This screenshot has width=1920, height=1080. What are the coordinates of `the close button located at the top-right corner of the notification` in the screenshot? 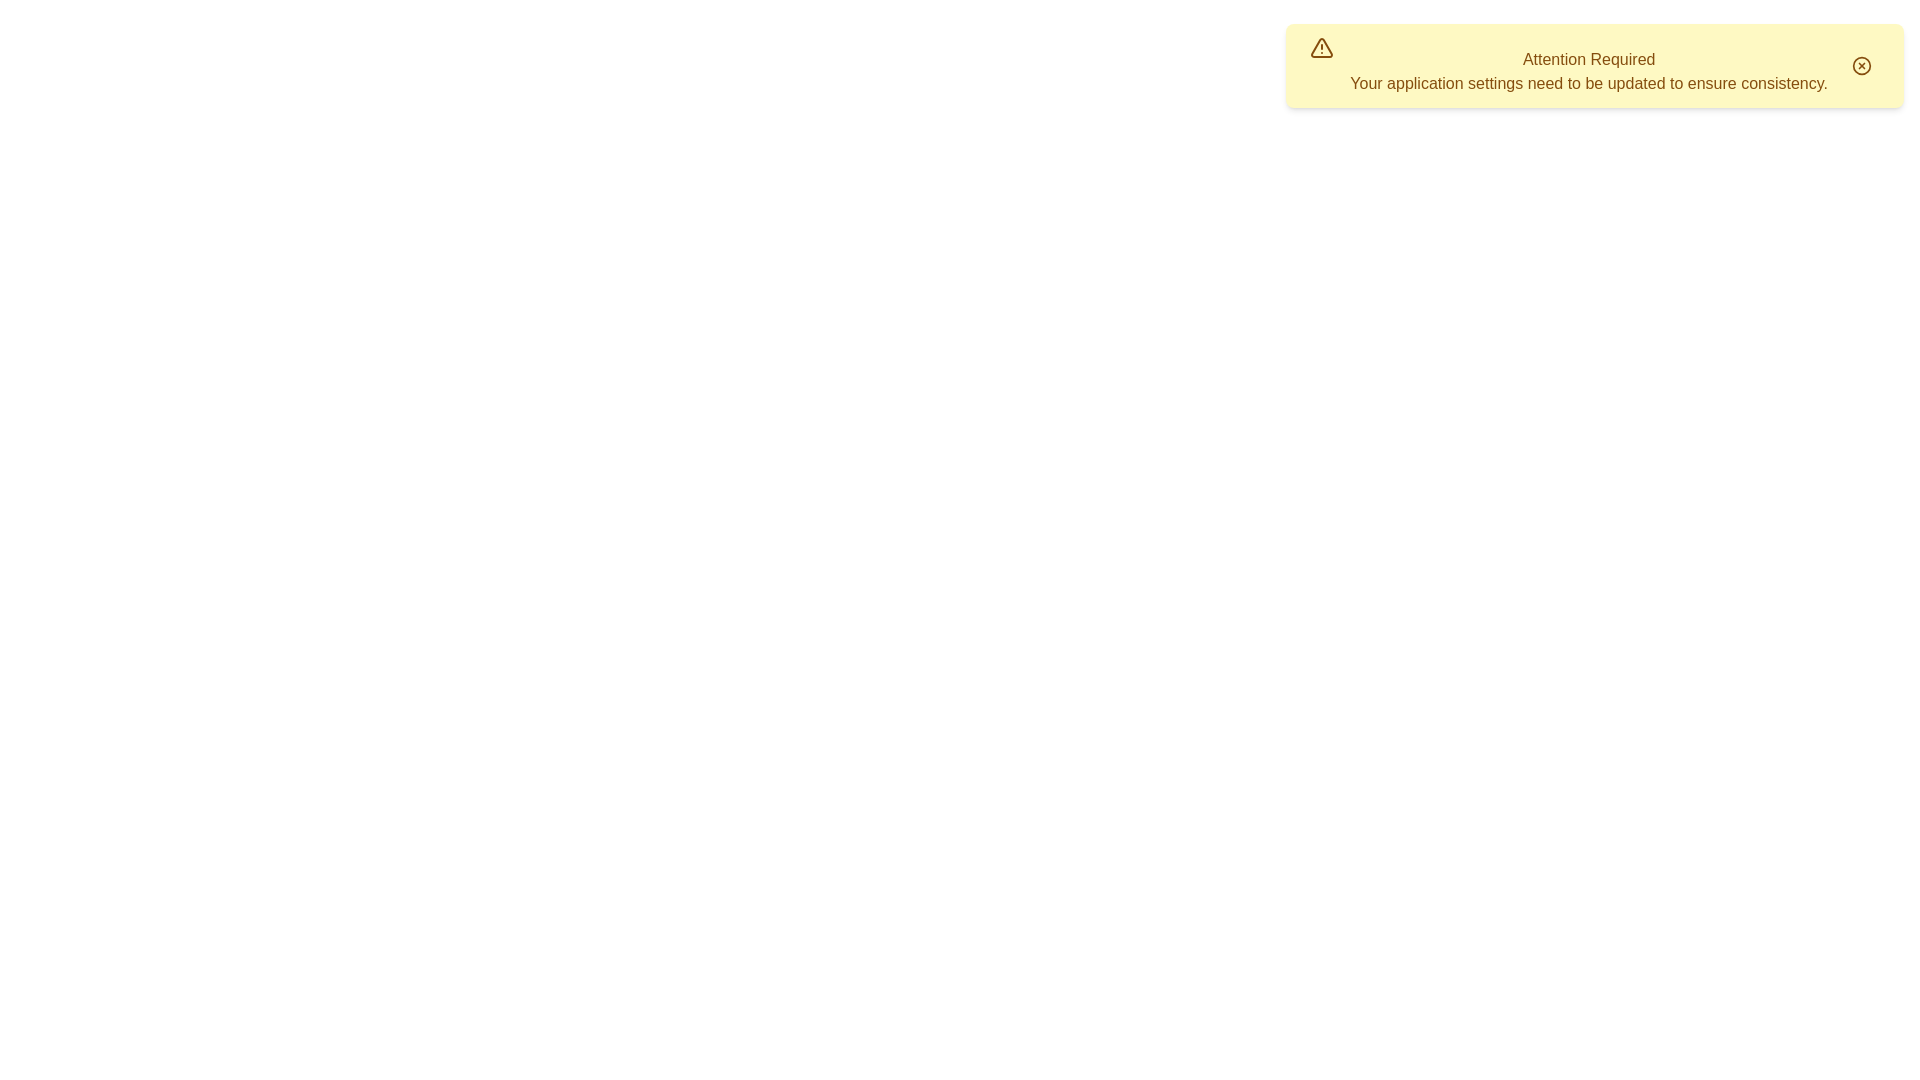 It's located at (1861, 64).